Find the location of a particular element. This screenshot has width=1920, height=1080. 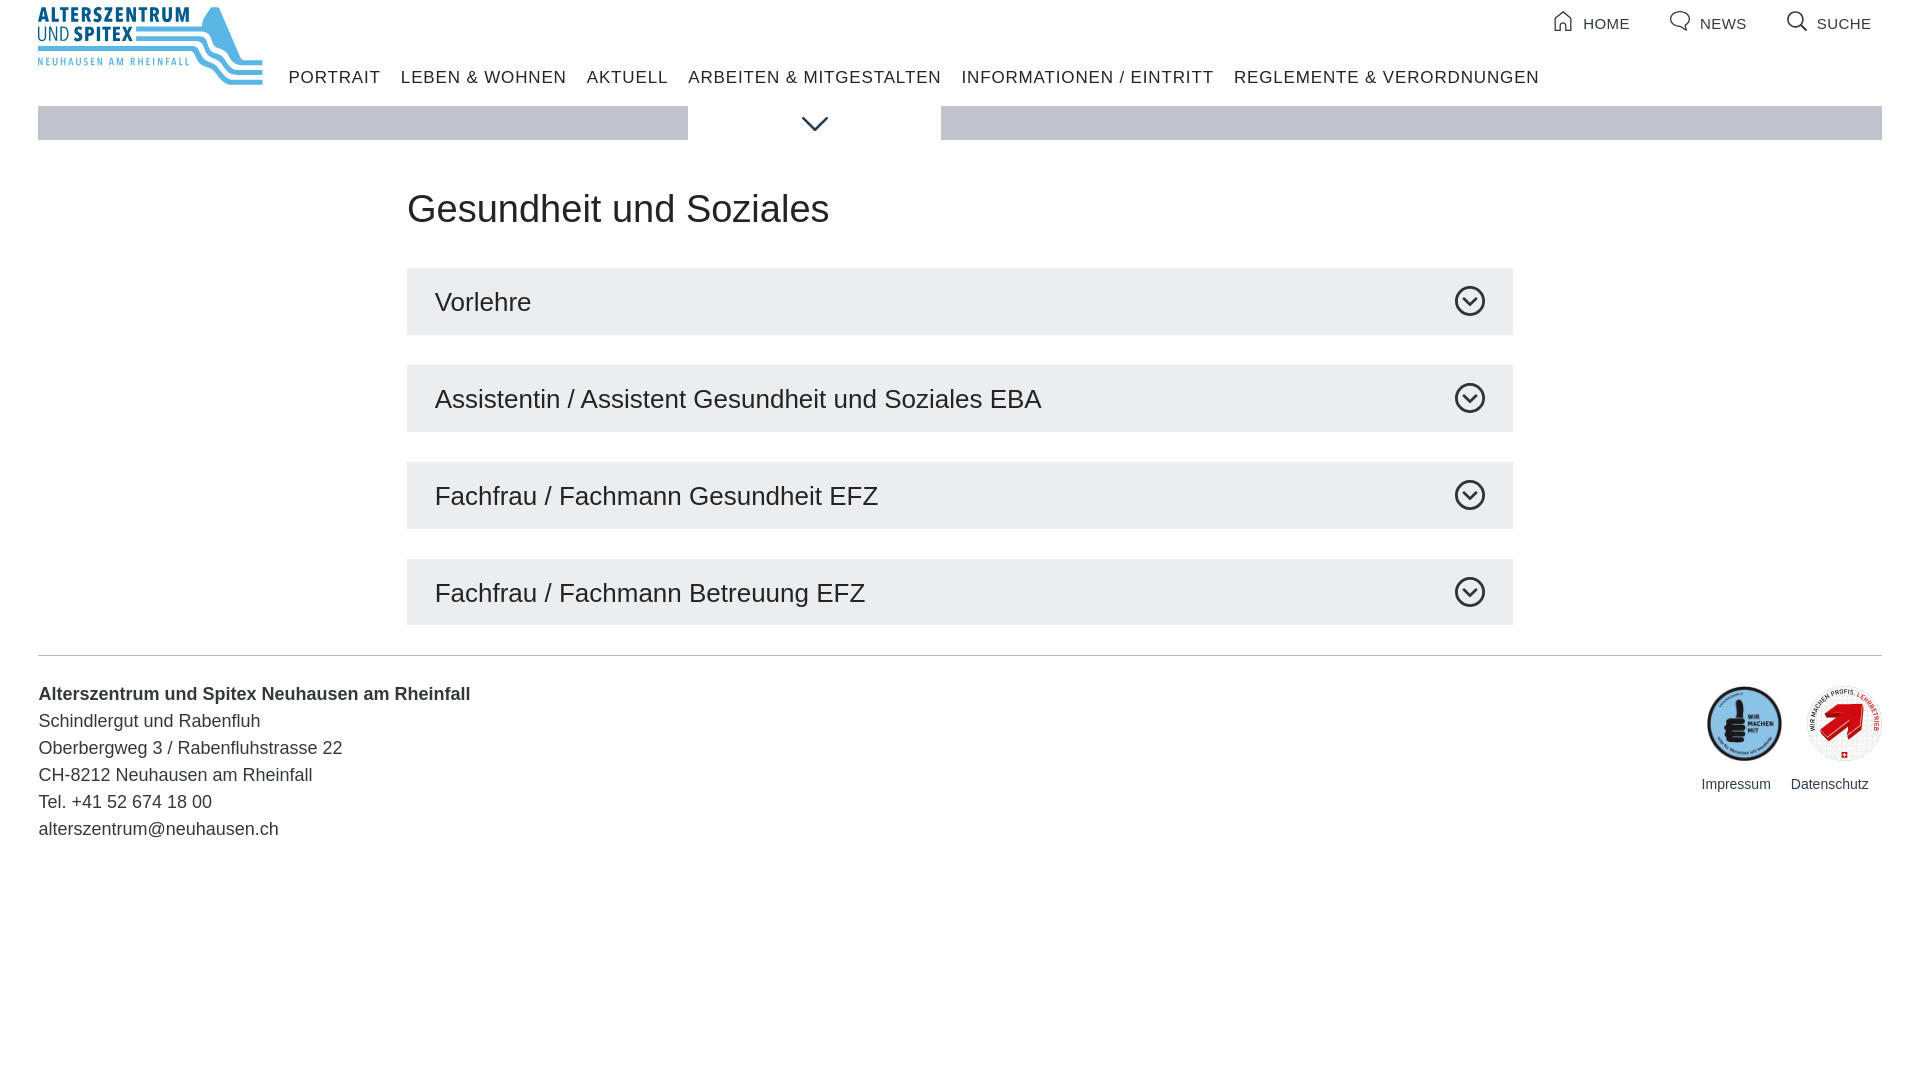

'AKTUELL' is located at coordinates (627, 76).